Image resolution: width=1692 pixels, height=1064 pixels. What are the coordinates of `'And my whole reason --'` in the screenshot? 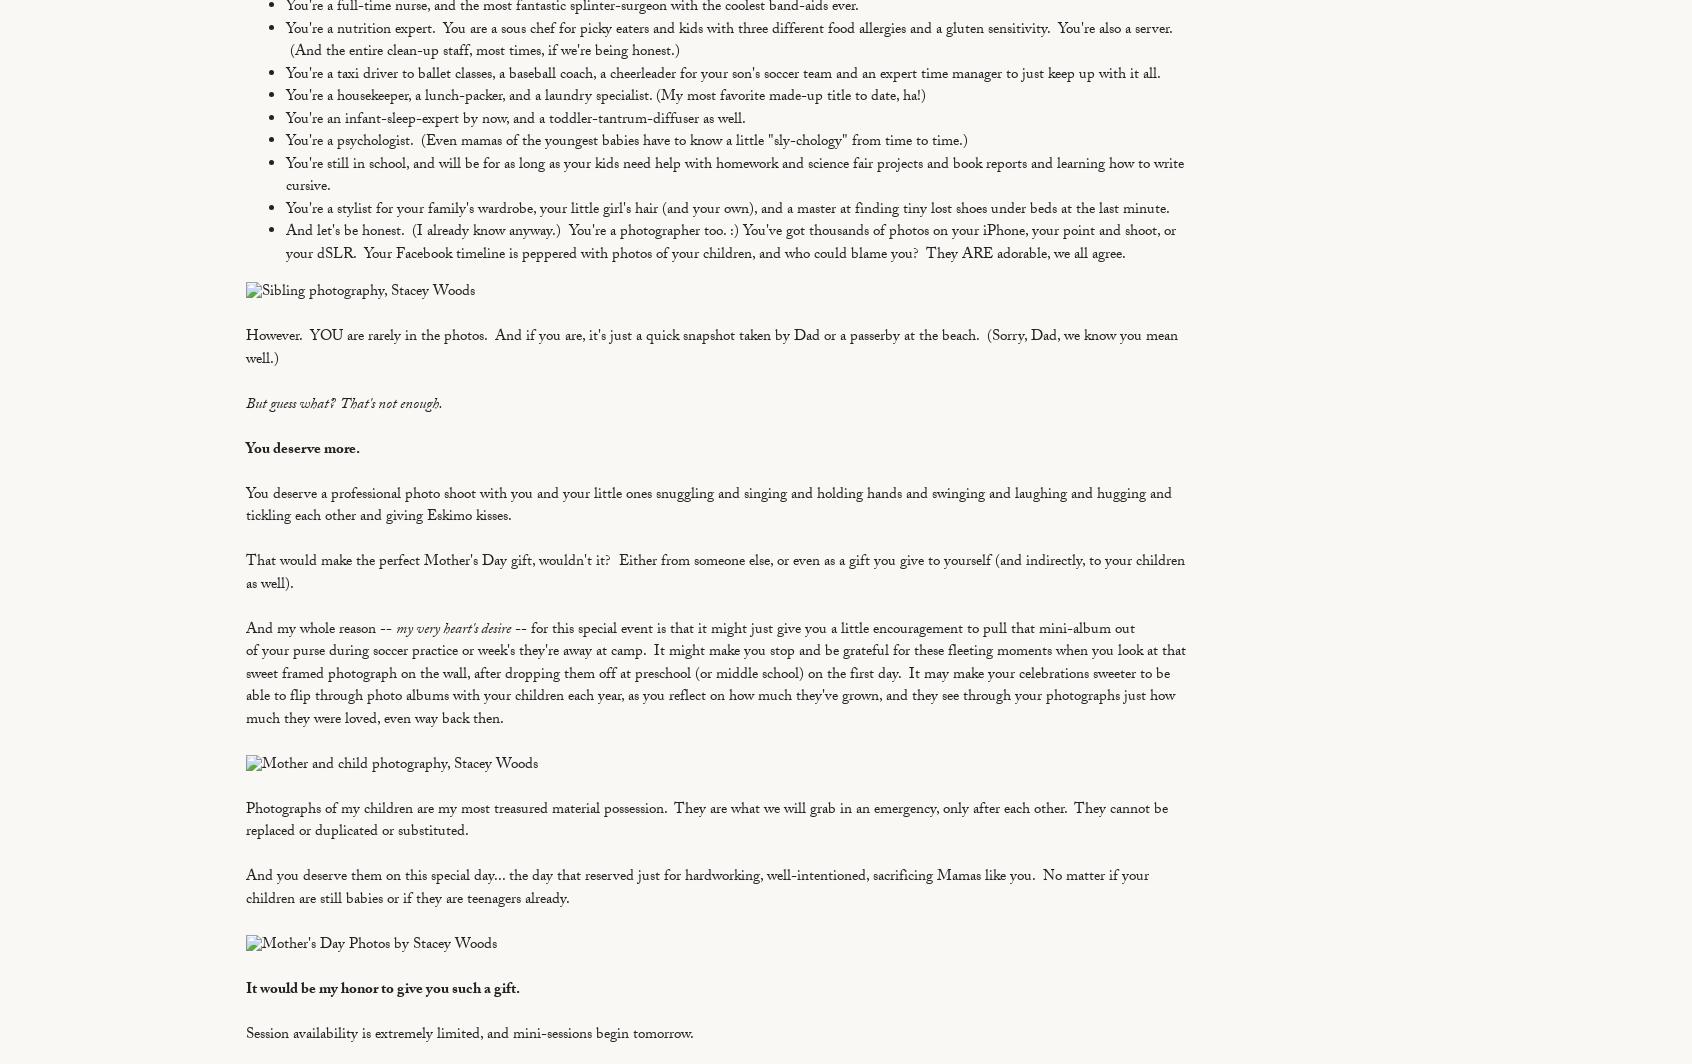 It's located at (246, 629).